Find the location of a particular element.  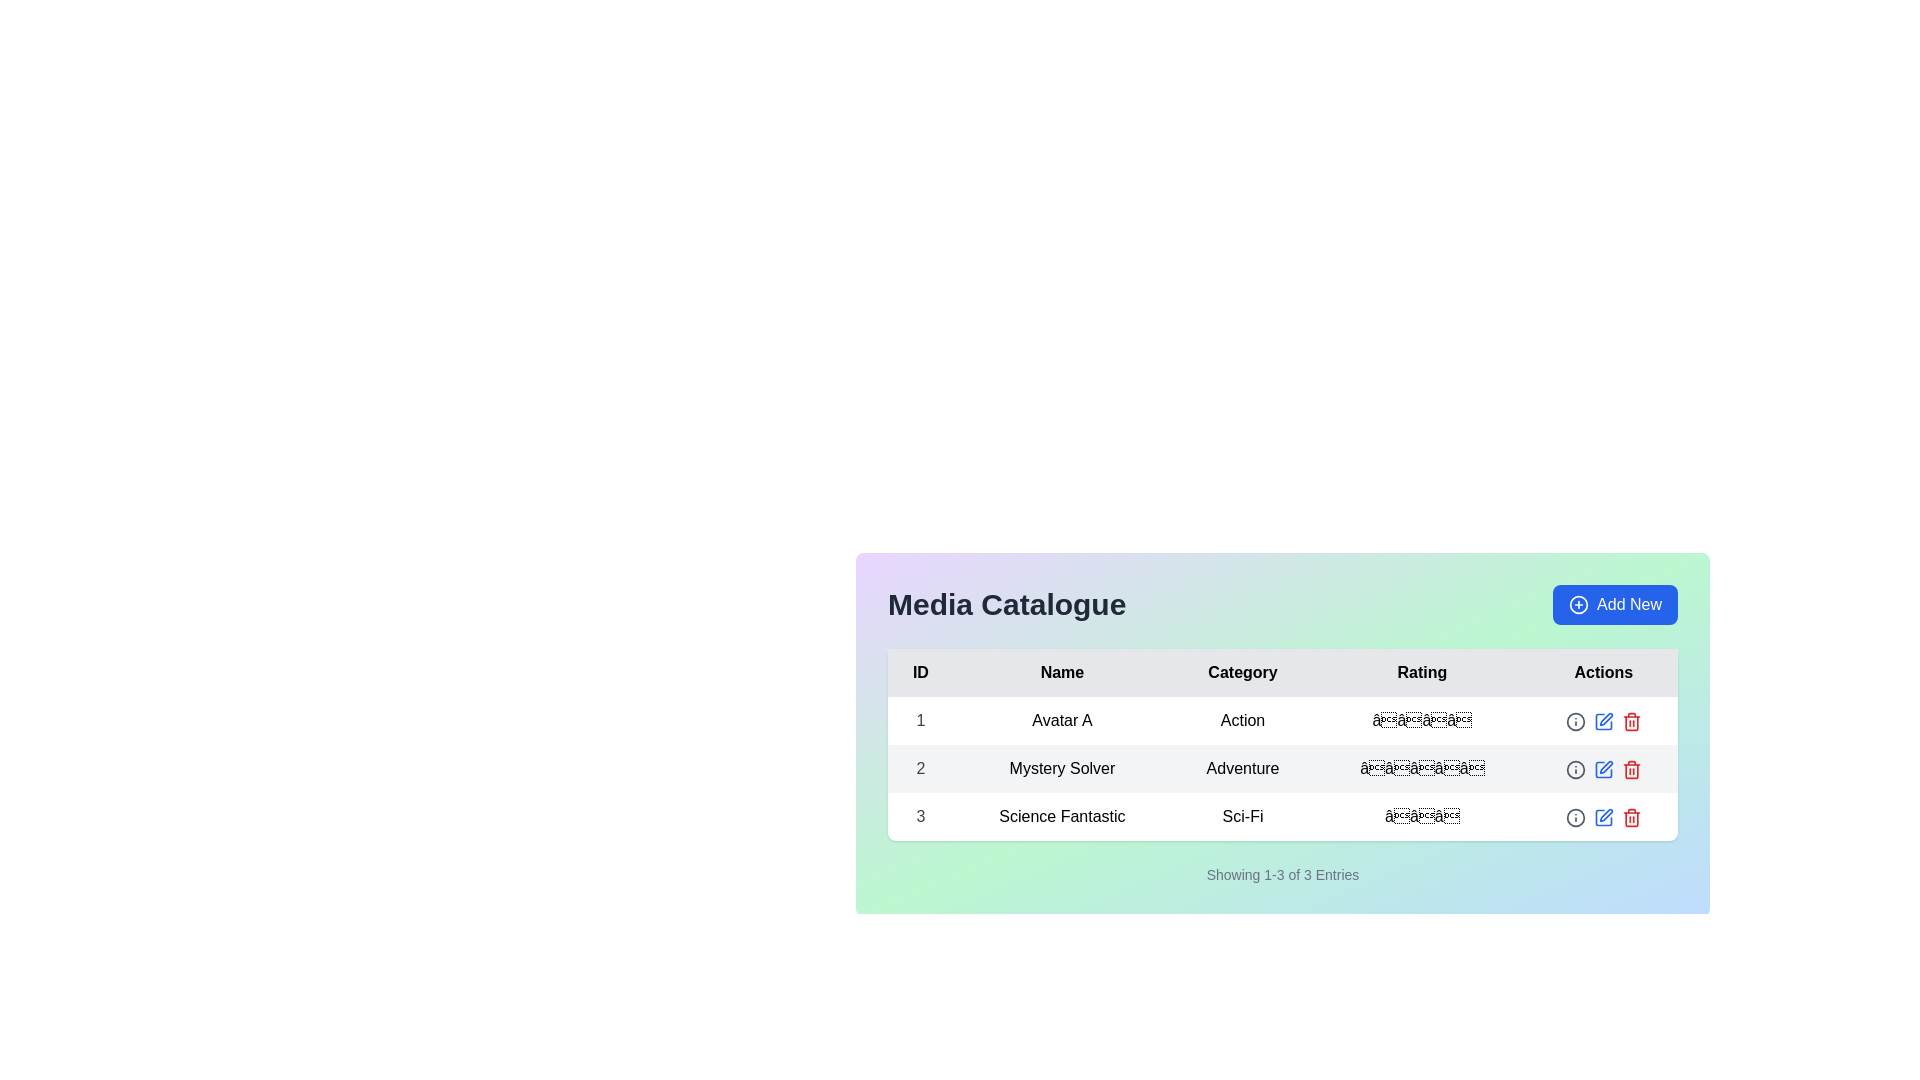

the rating display element located in the 'Rating' column of the second row, which follows the 'Adventure' text and precedes the 'Actions' section is located at coordinates (1421, 767).